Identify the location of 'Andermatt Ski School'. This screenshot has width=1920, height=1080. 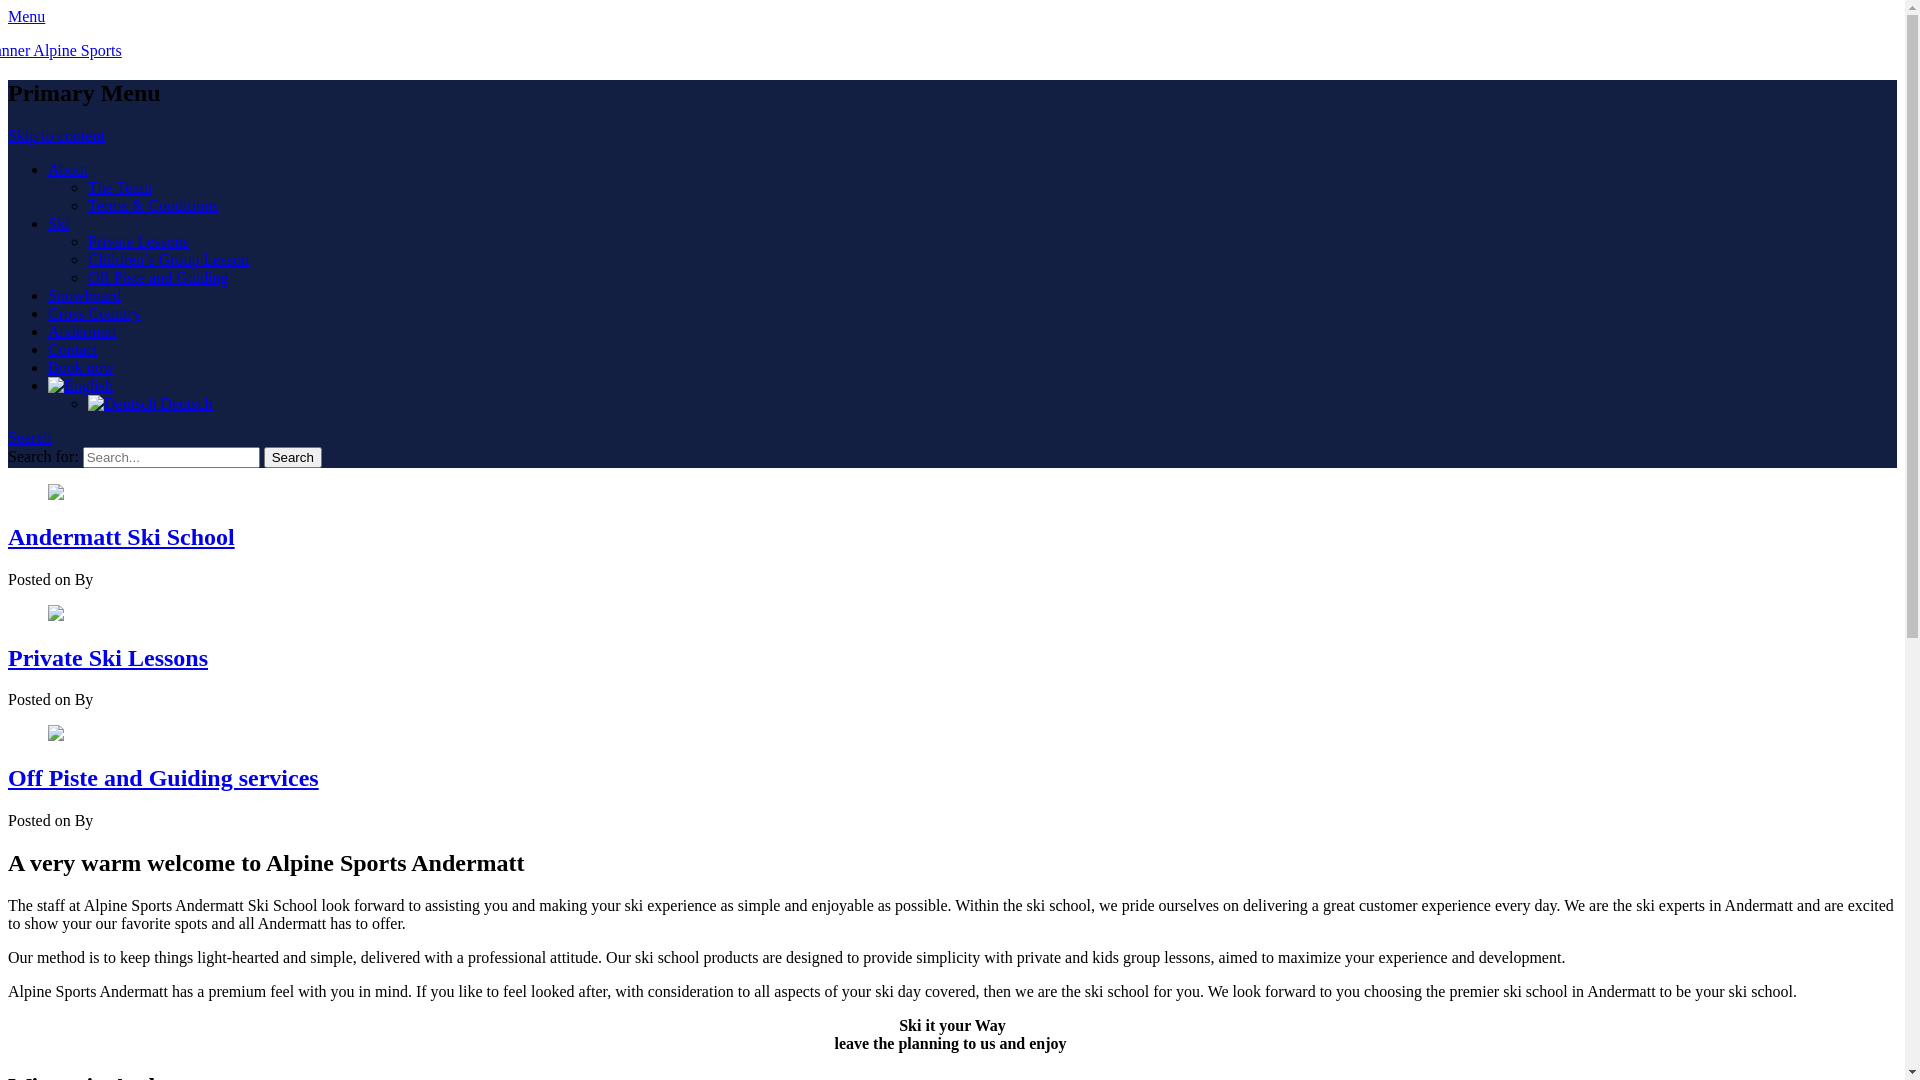
(120, 535).